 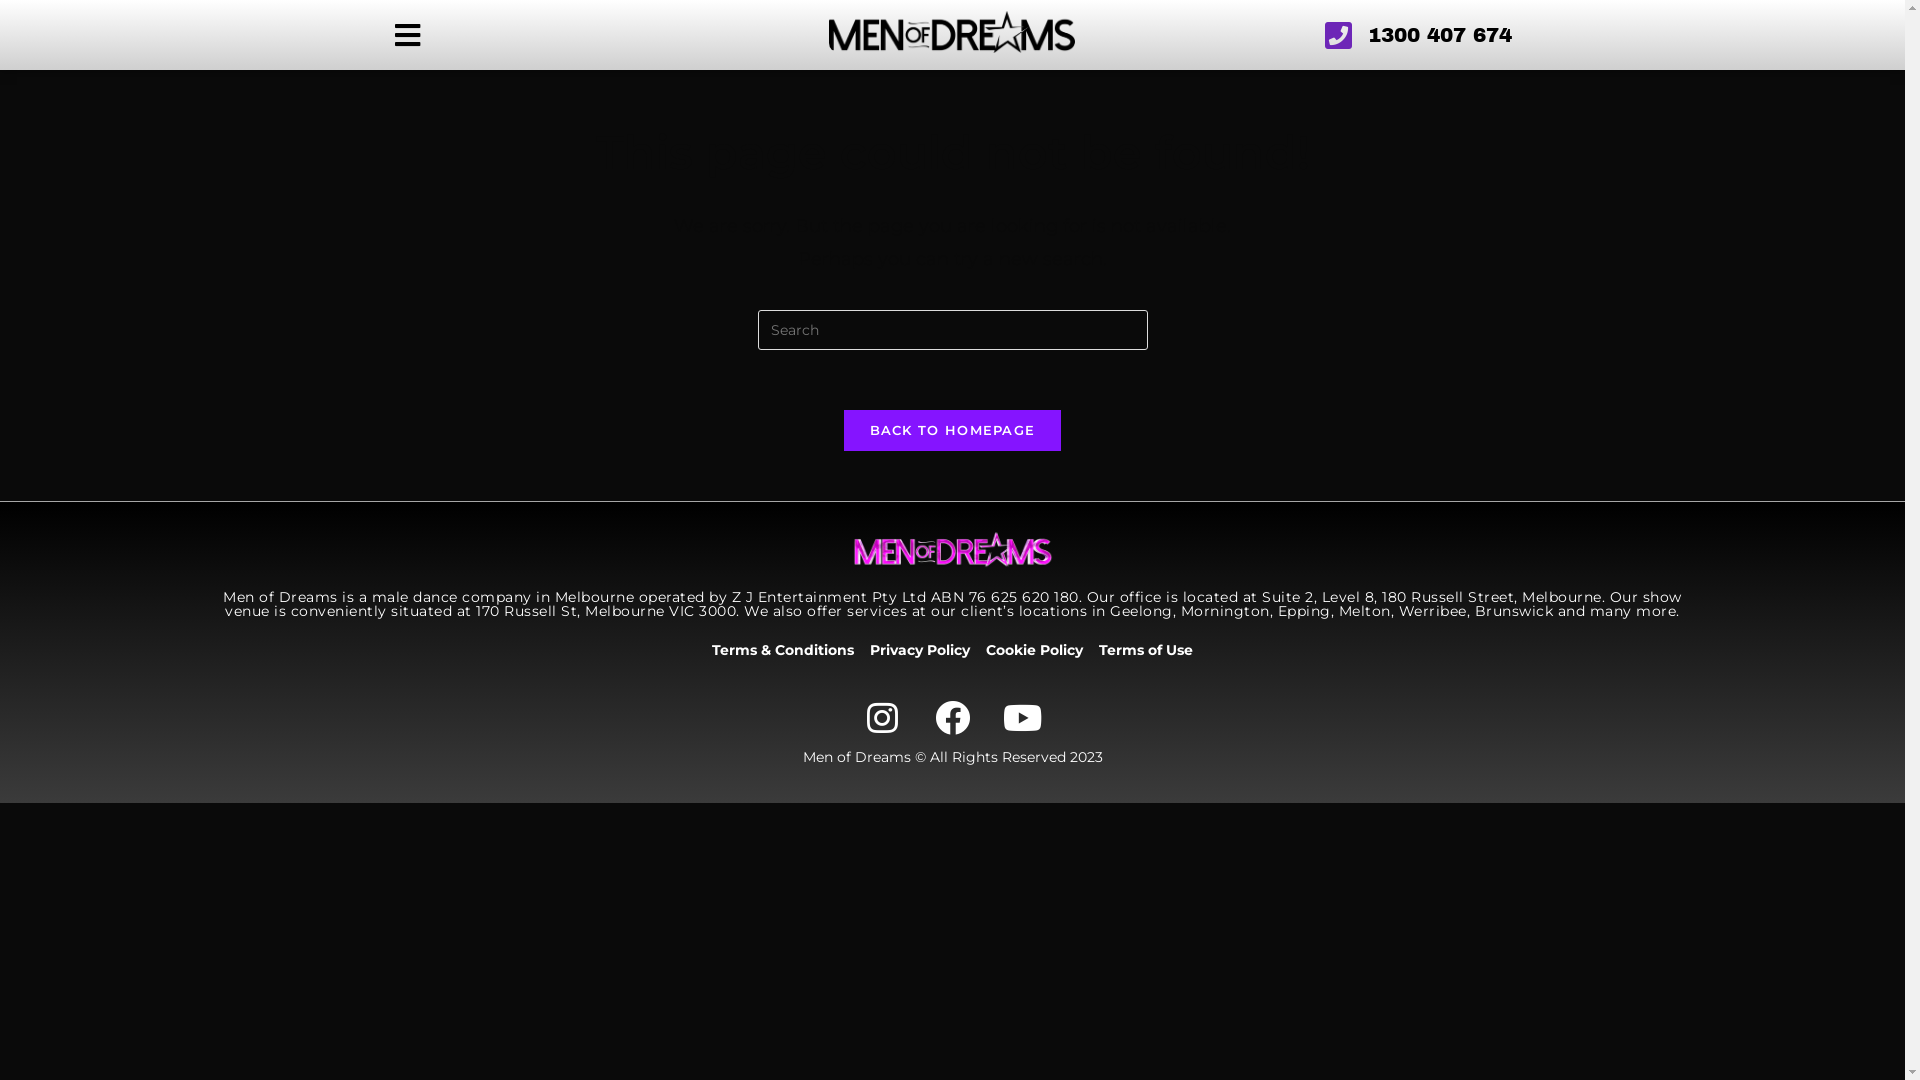 I want to click on 'Terms of Use', so click(x=1098, y=650).